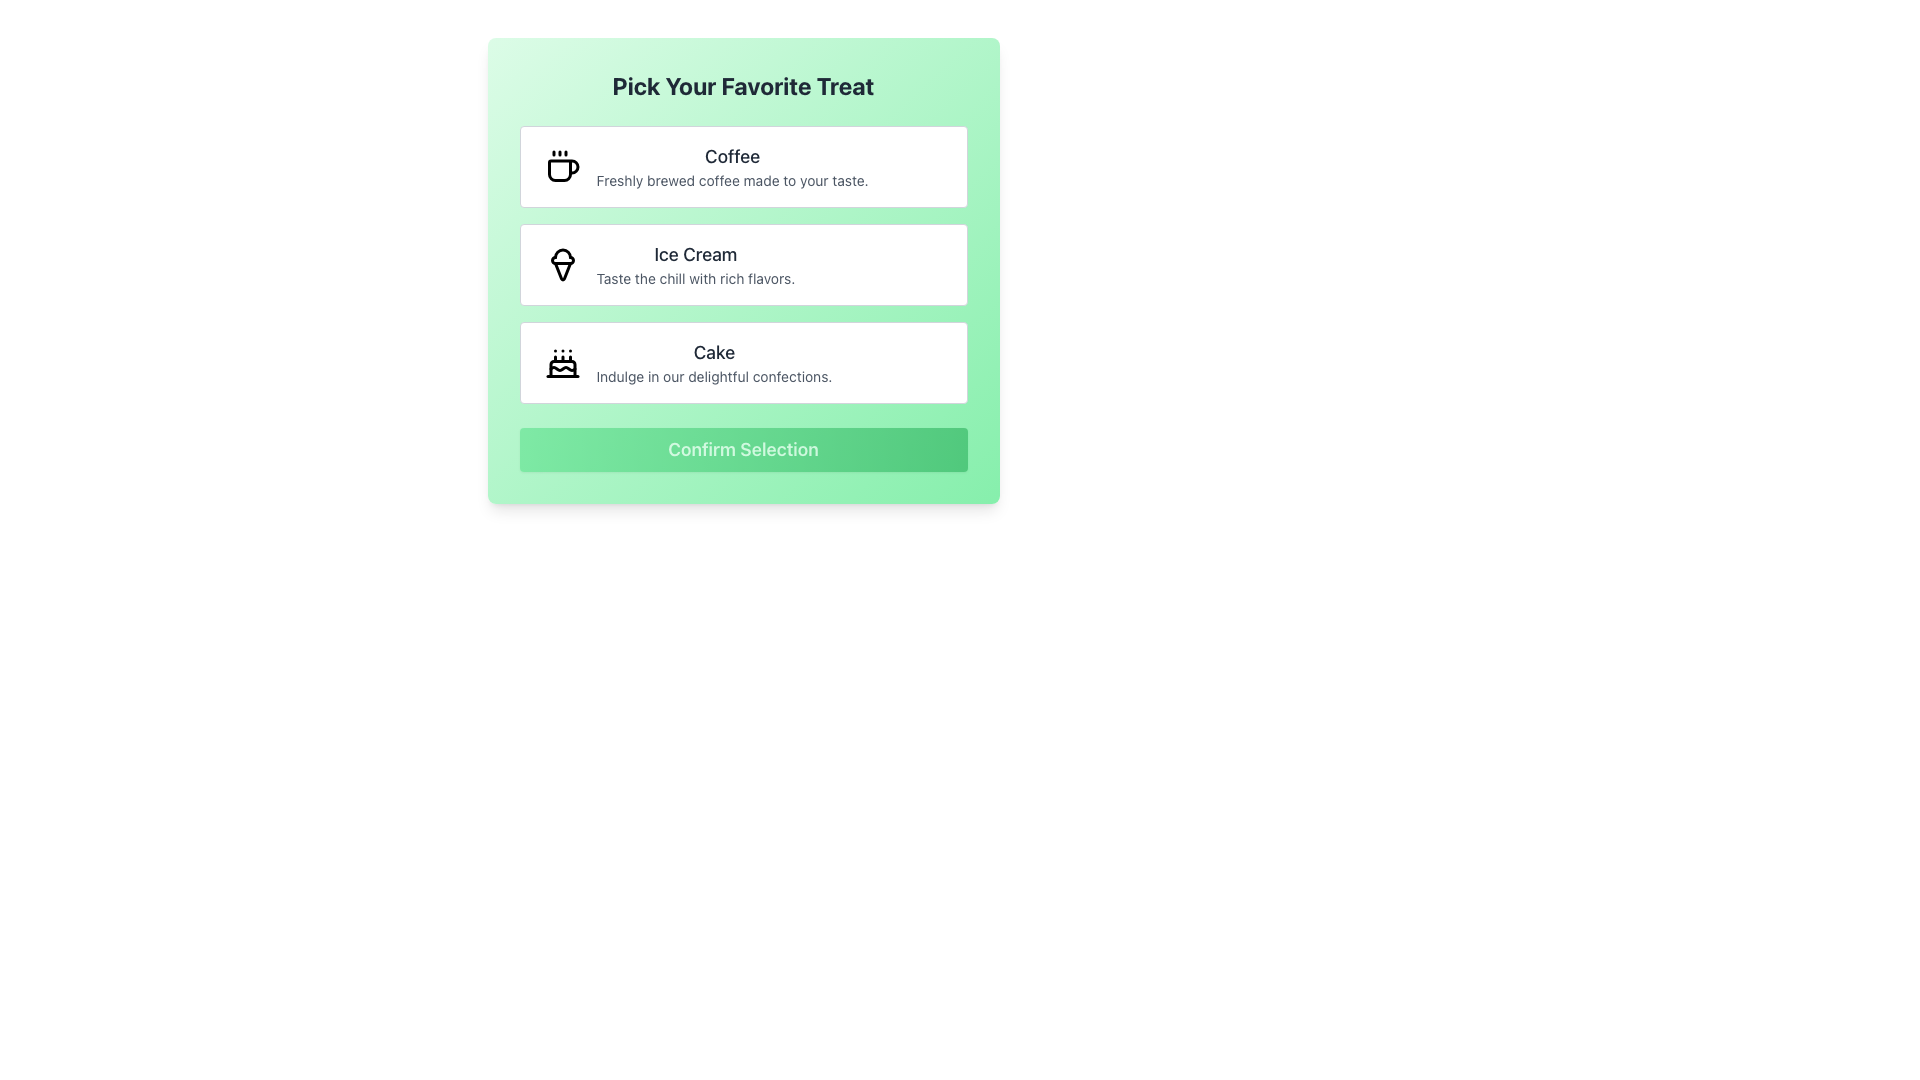 The image size is (1920, 1080). I want to click on the 'Cake' SVG Icon located in the third card of a vertical list, positioned to the left of the text 'Cake', so click(561, 362).